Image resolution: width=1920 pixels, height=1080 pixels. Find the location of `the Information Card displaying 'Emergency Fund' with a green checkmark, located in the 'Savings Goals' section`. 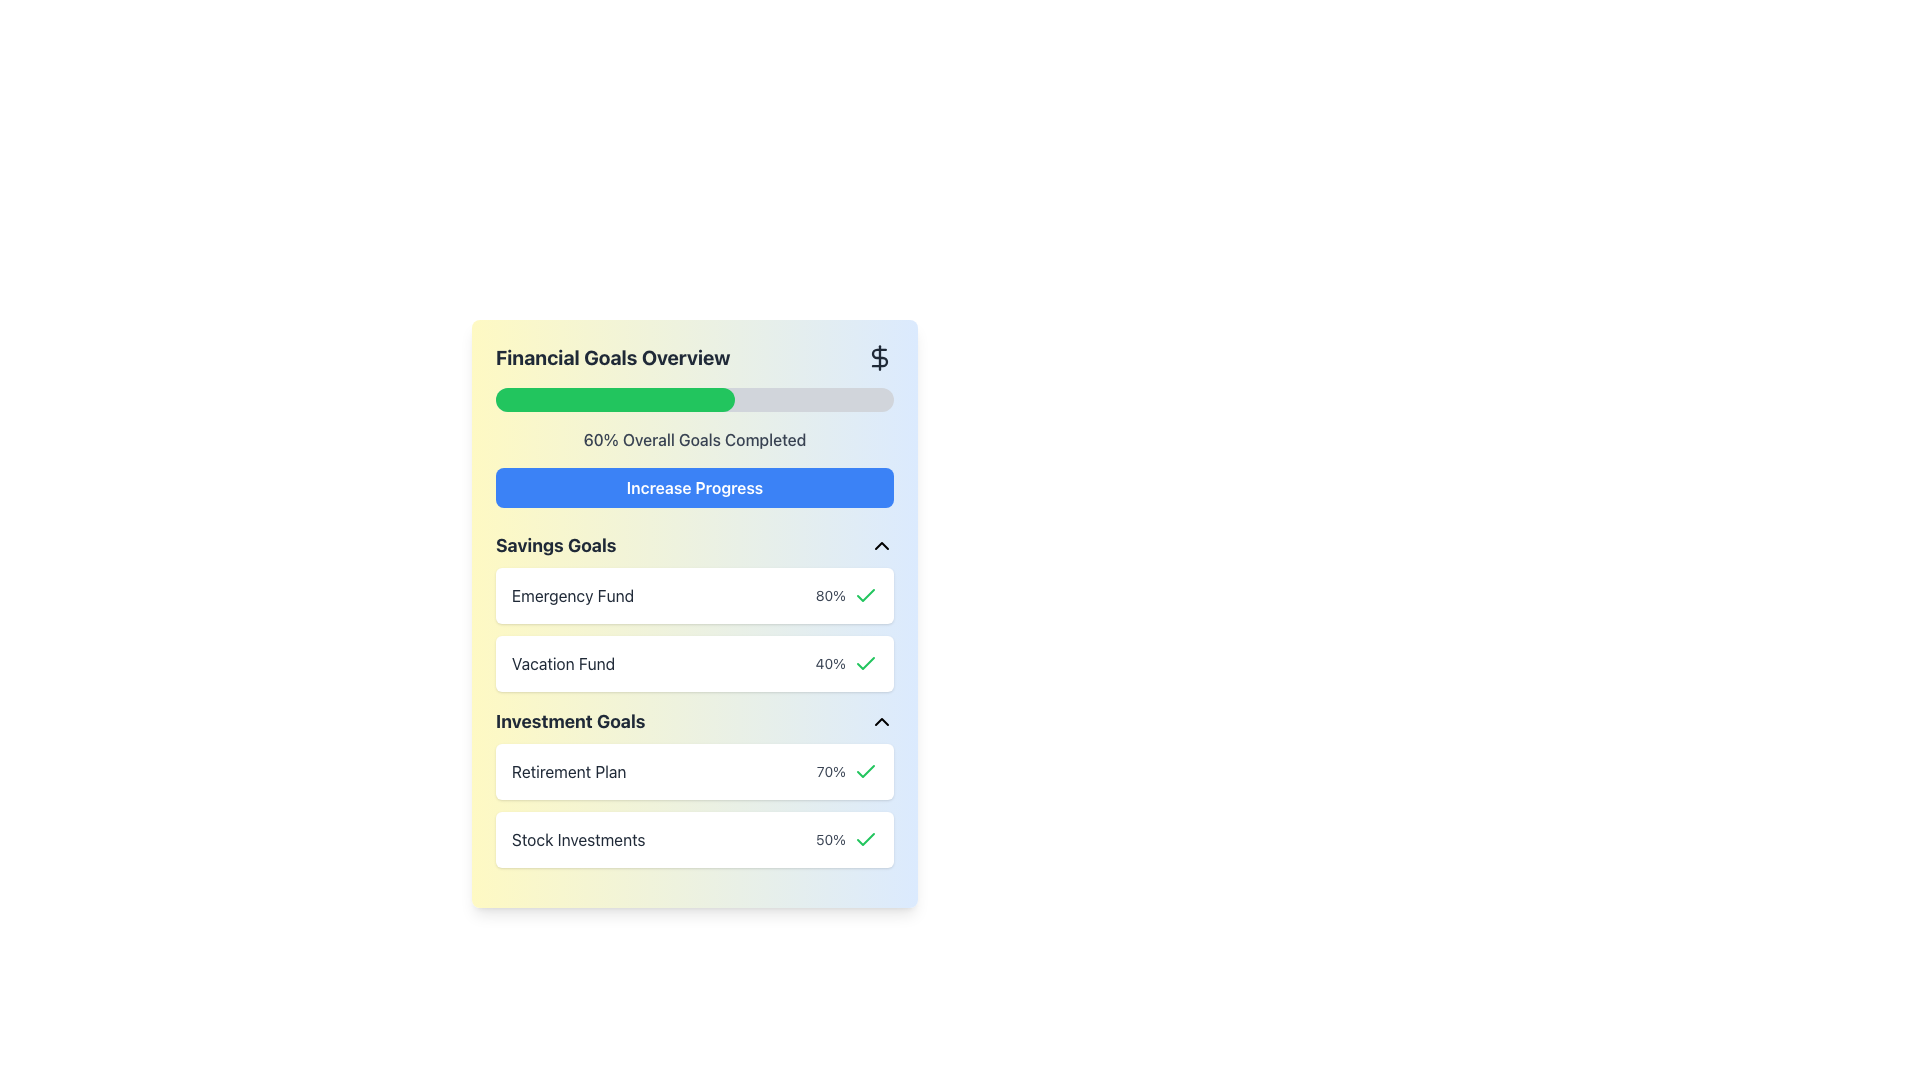

the Information Card displaying 'Emergency Fund' with a green checkmark, located in the 'Savings Goals' section is located at coordinates (695, 595).